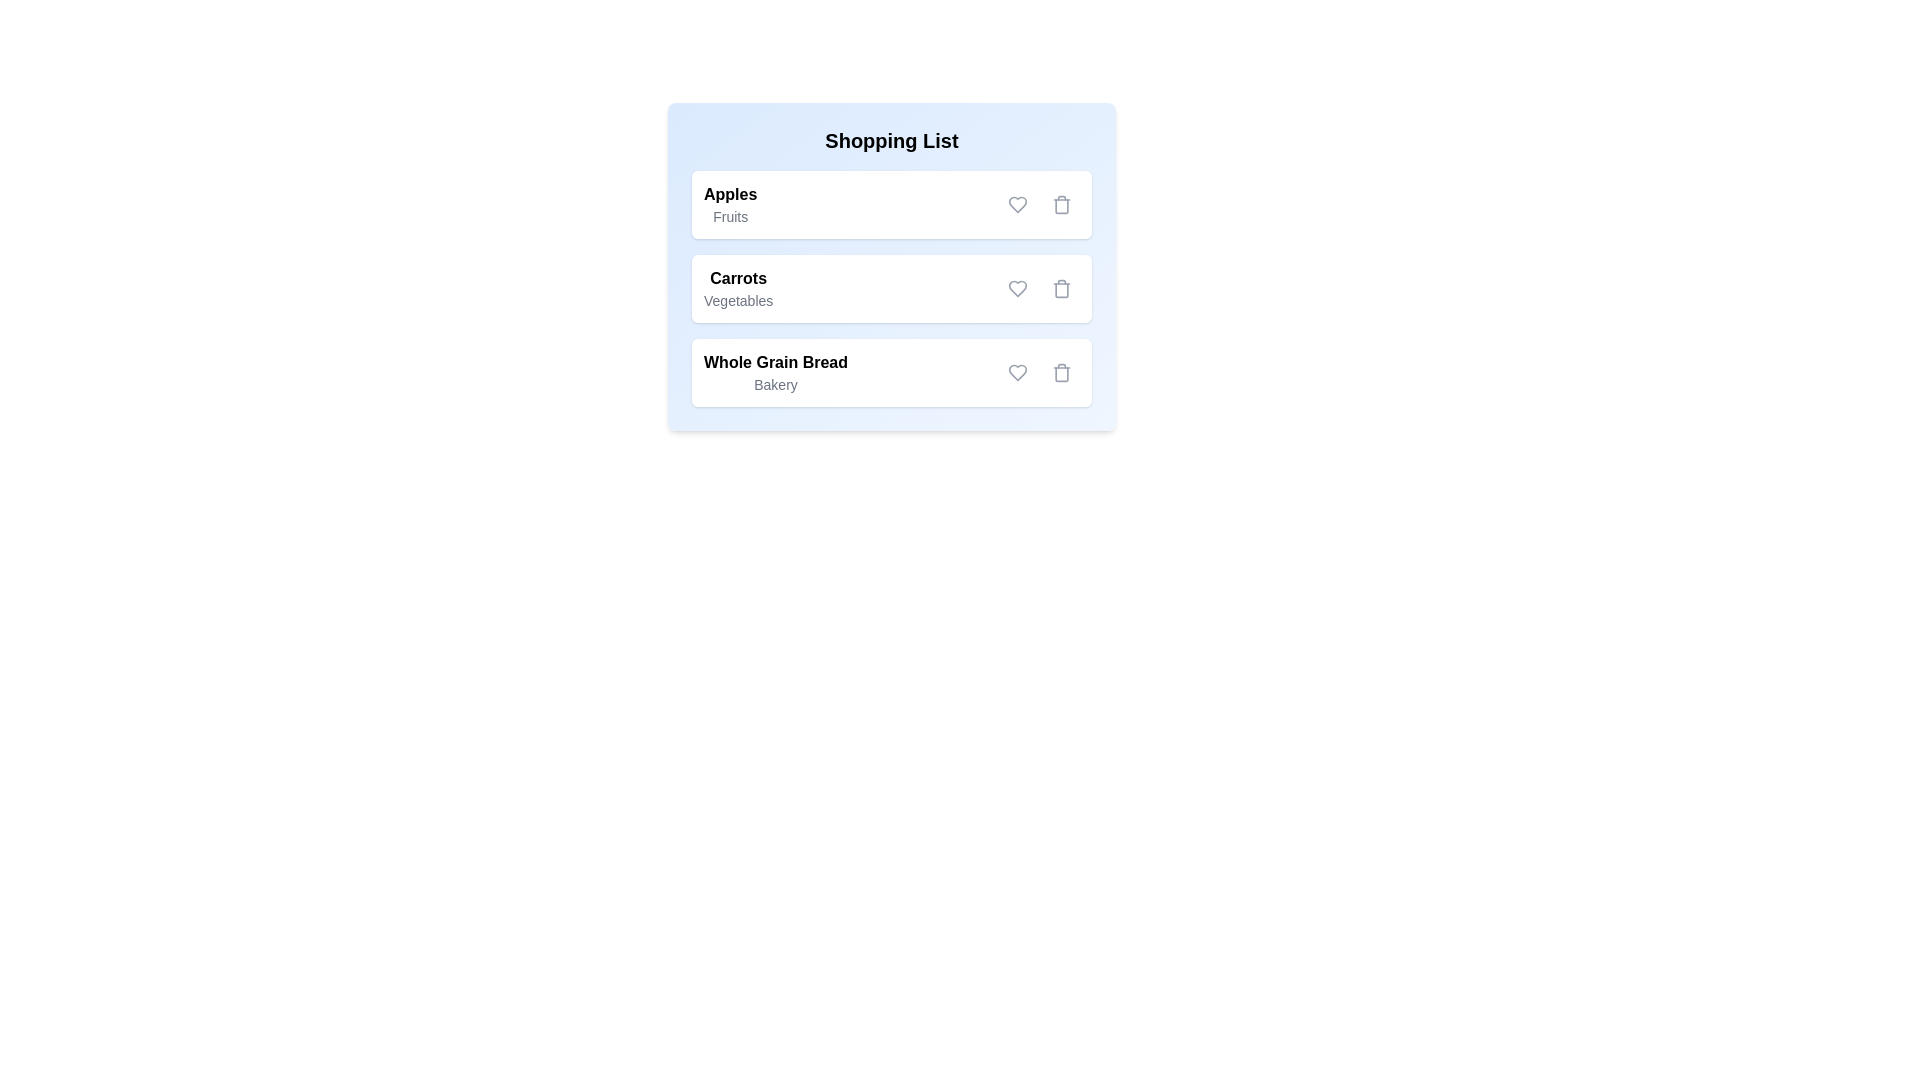 This screenshot has height=1080, width=1920. I want to click on like button for the item Apples to toggle its liked status, so click(1017, 204).